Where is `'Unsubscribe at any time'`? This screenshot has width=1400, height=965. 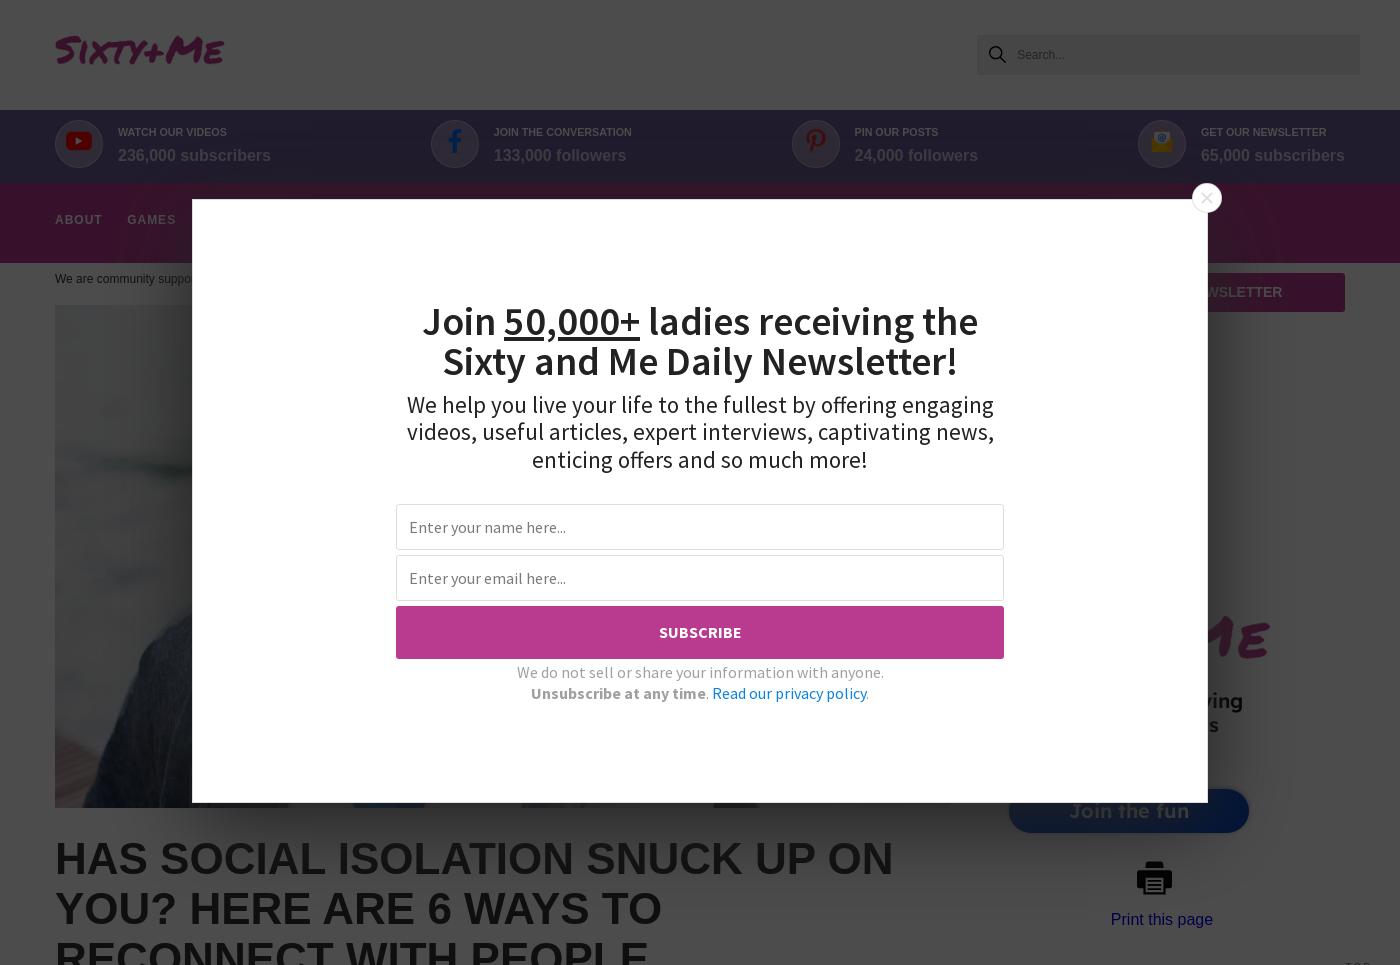
'Unsubscribe at any time' is located at coordinates (618, 690).